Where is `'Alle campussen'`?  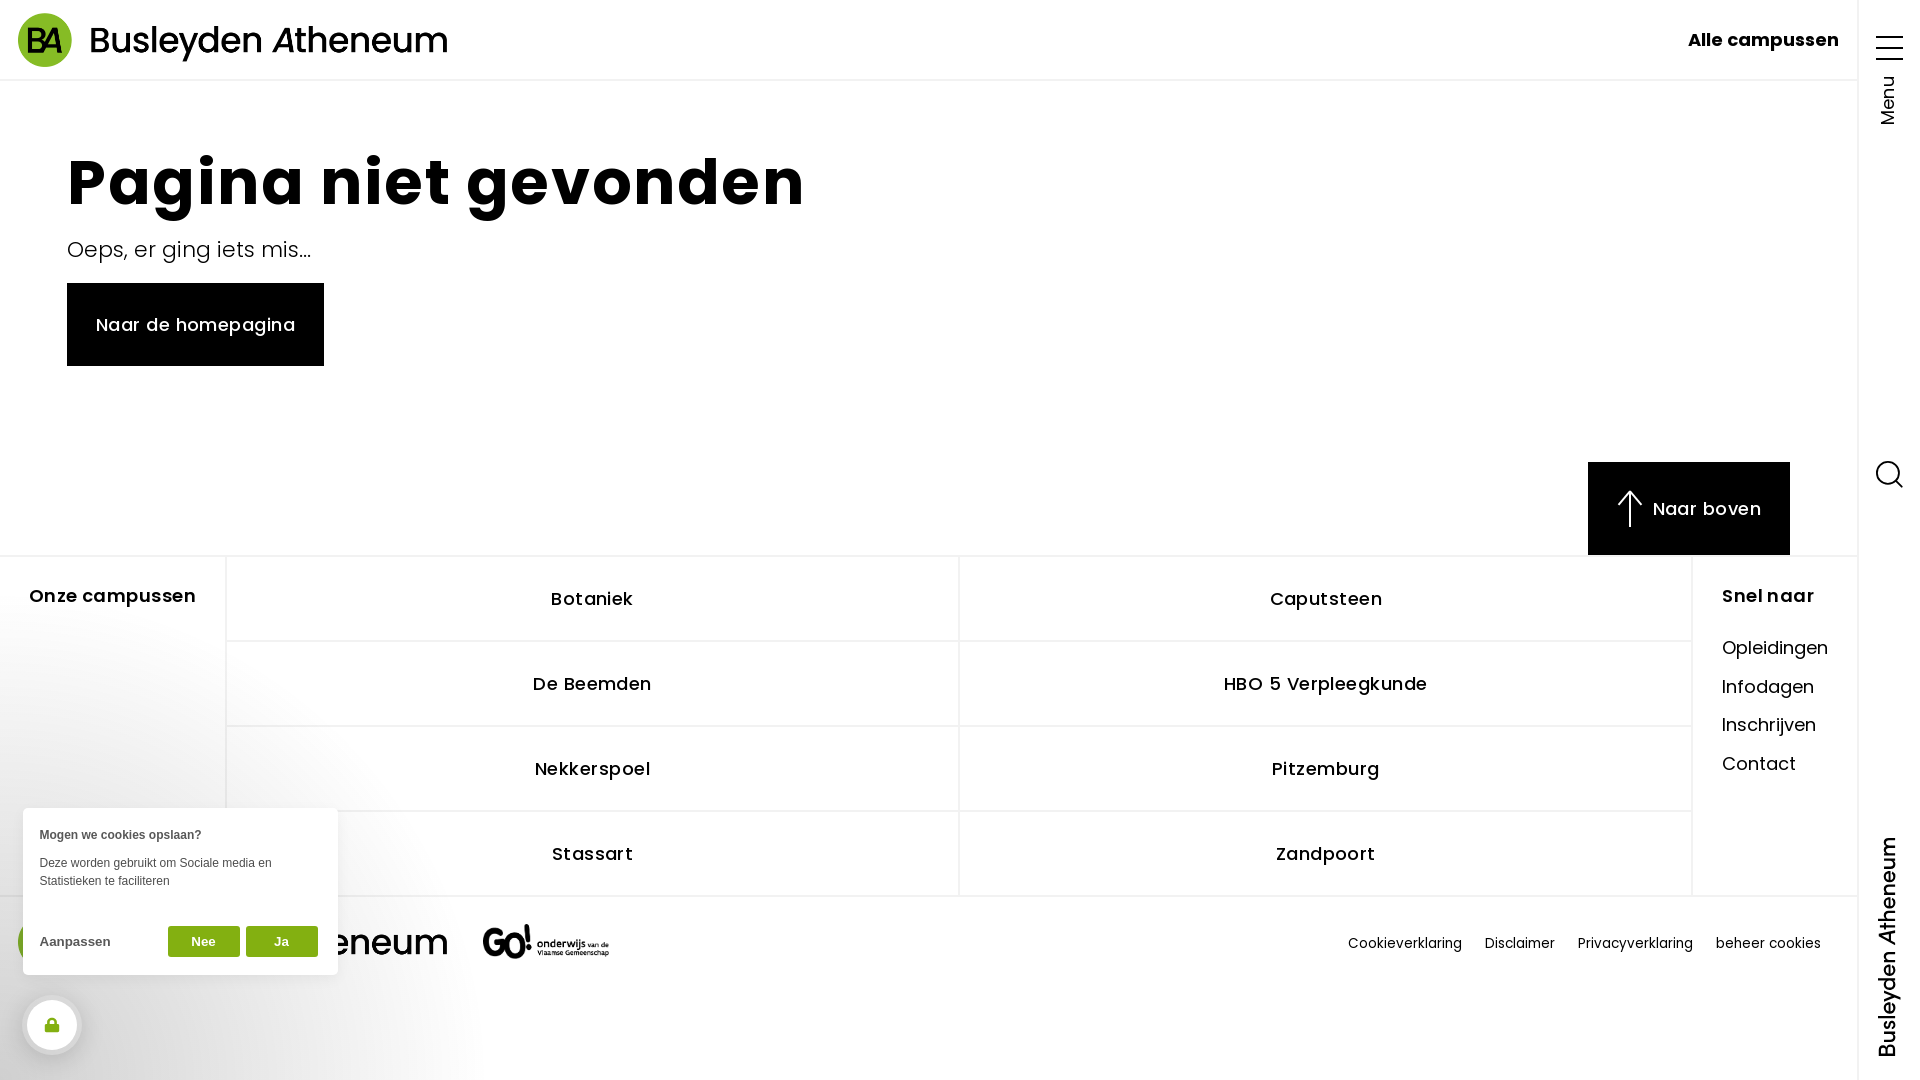
'Alle campussen' is located at coordinates (1763, 39).